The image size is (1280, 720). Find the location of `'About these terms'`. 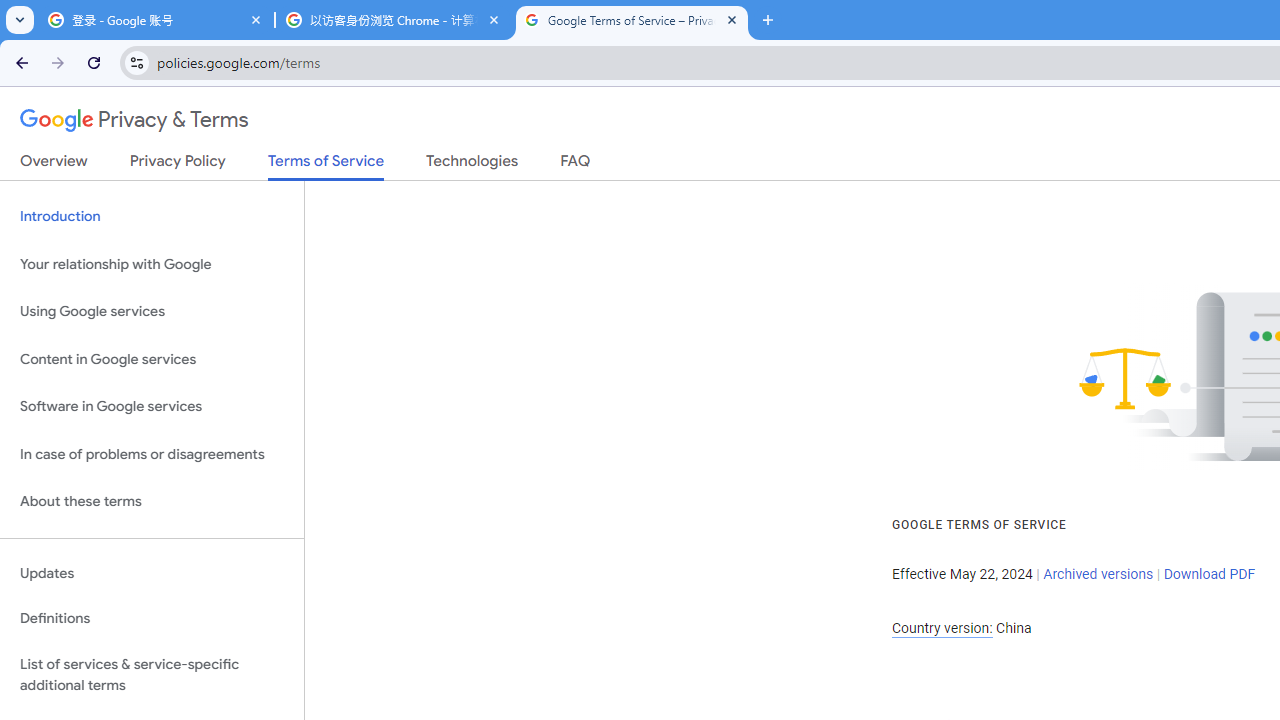

'About these terms' is located at coordinates (151, 501).